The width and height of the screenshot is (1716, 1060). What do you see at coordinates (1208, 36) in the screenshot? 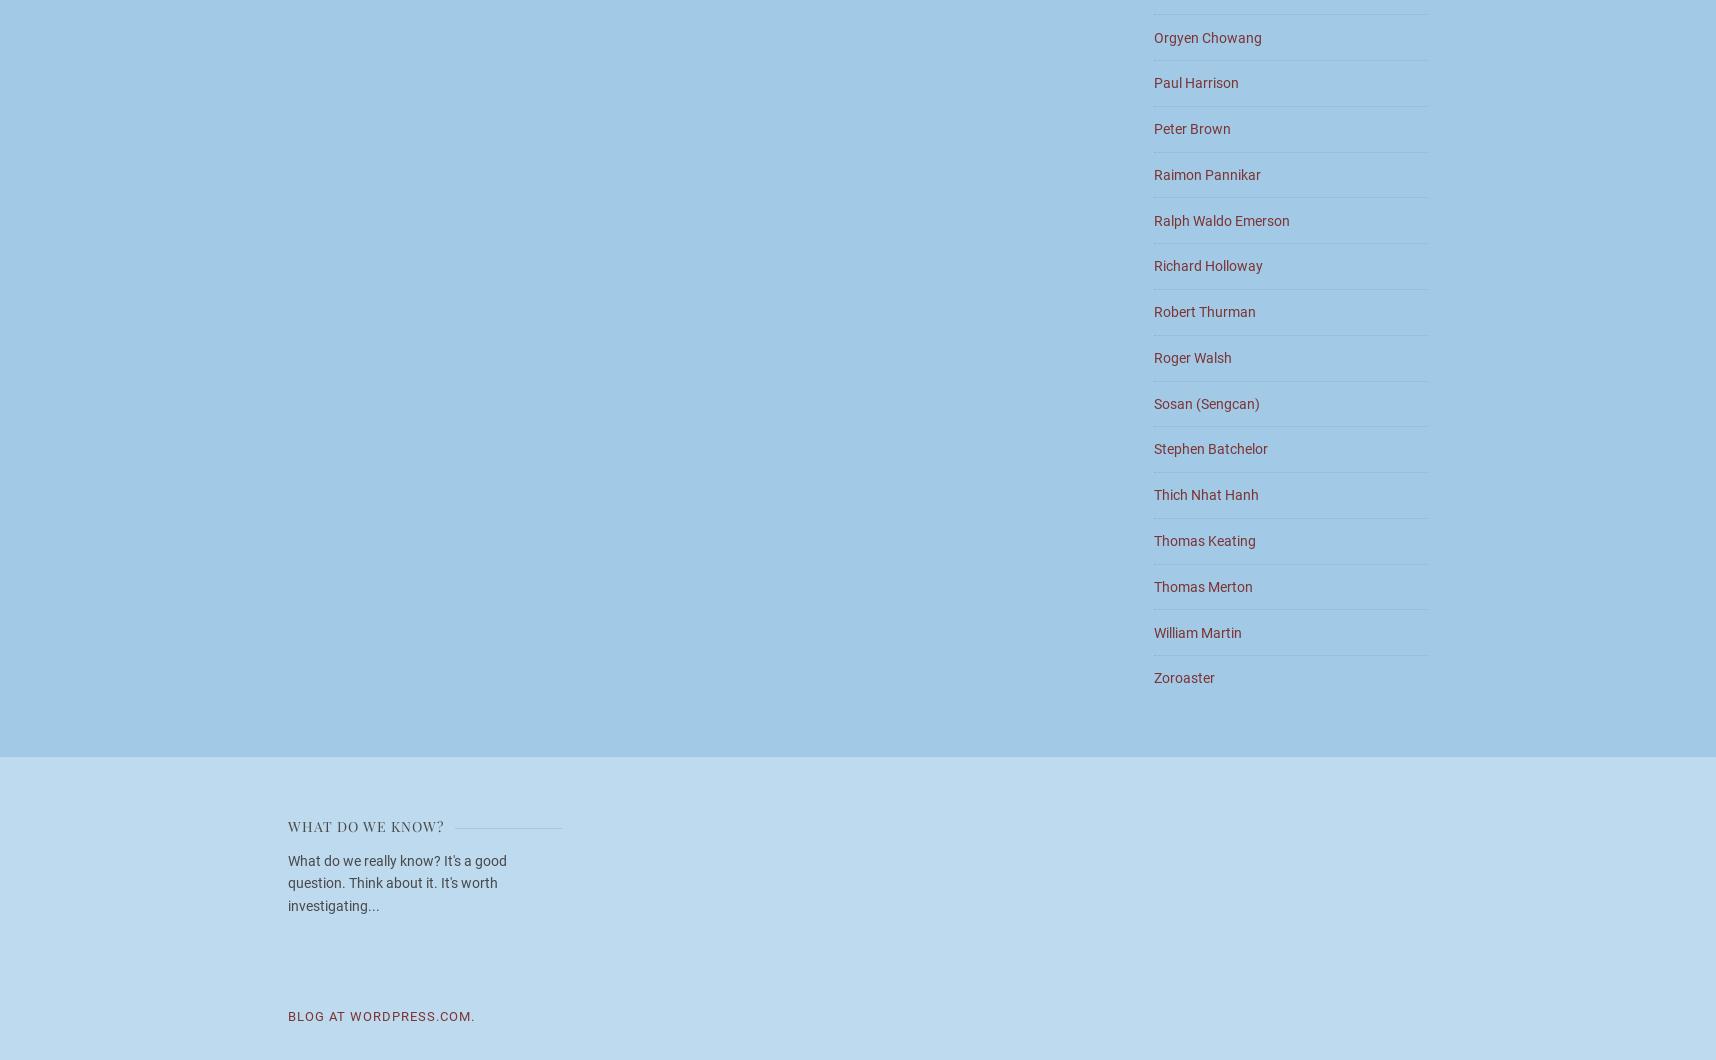
I see `'Orgyen Chowang'` at bounding box center [1208, 36].